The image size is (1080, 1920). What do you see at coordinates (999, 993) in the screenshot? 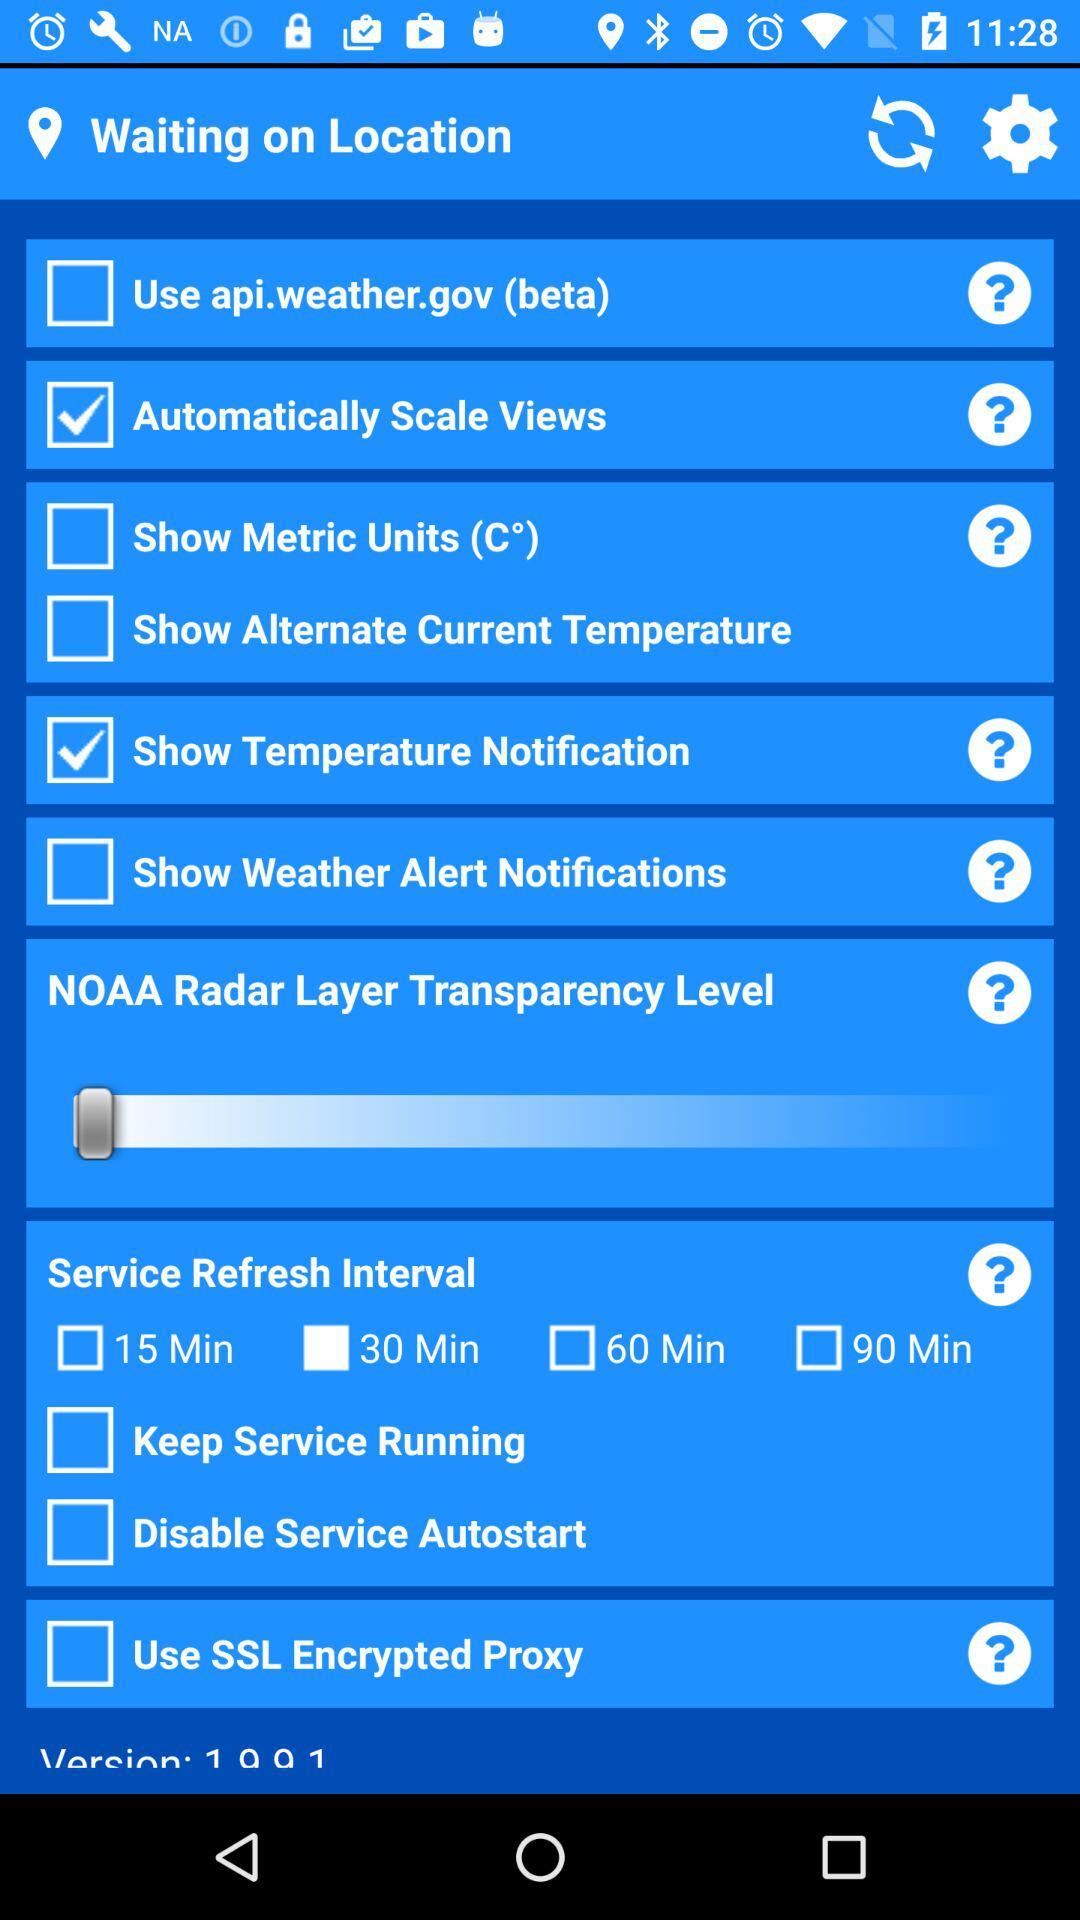
I see `the help icon` at bounding box center [999, 993].